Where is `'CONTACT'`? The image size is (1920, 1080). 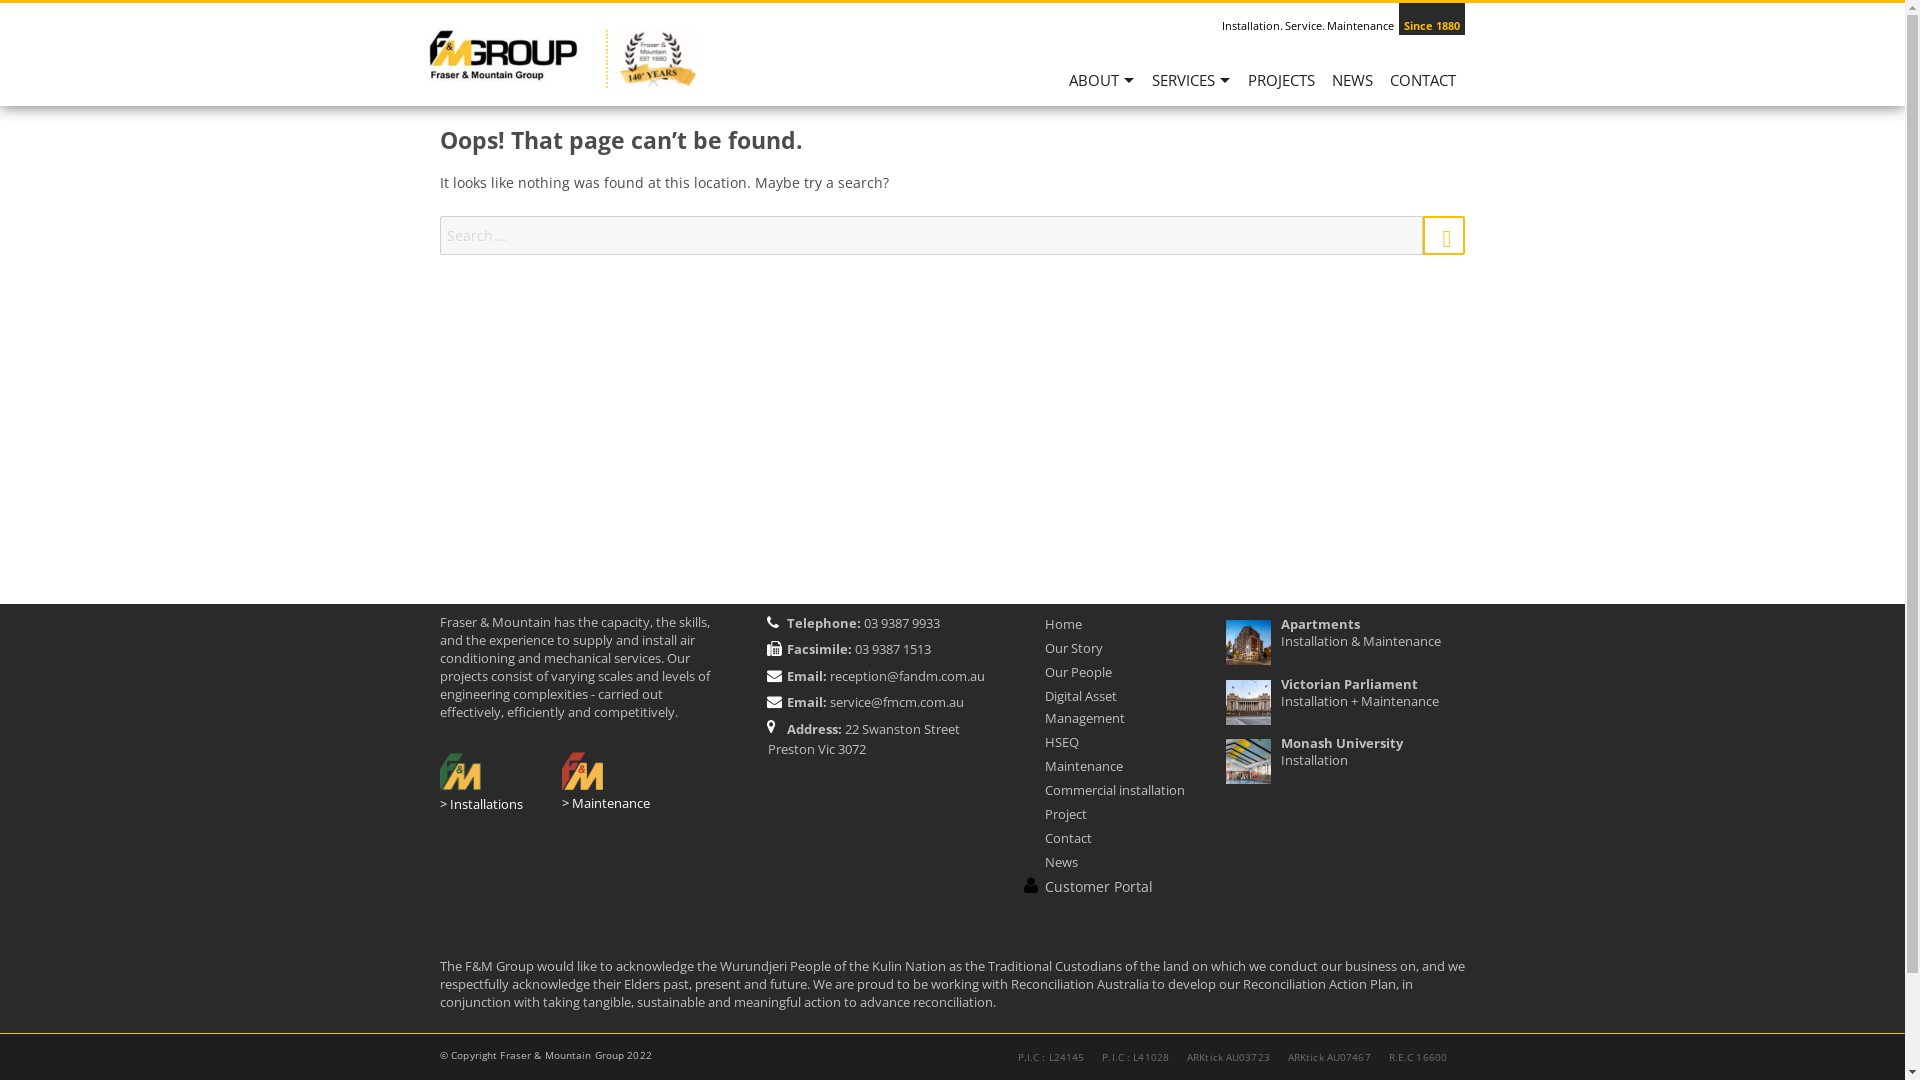 'CONTACT' is located at coordinates (1422, 87).